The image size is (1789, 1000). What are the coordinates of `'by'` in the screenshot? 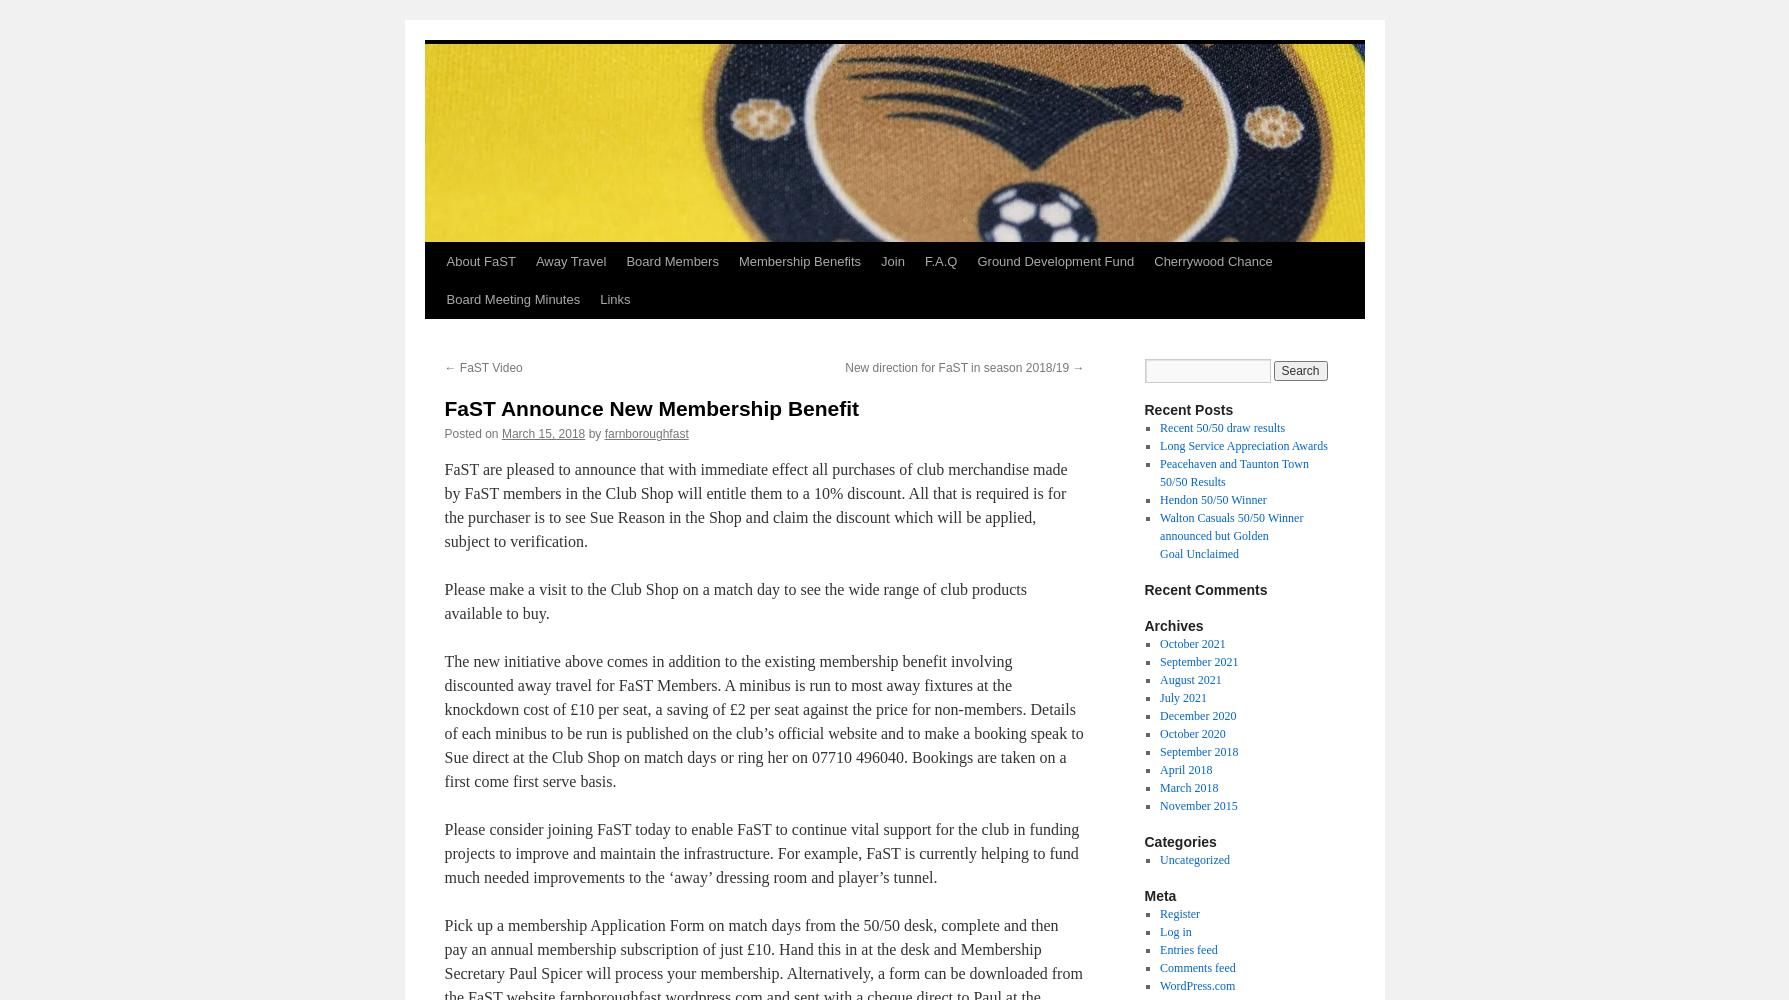 It's located at (593, 434).